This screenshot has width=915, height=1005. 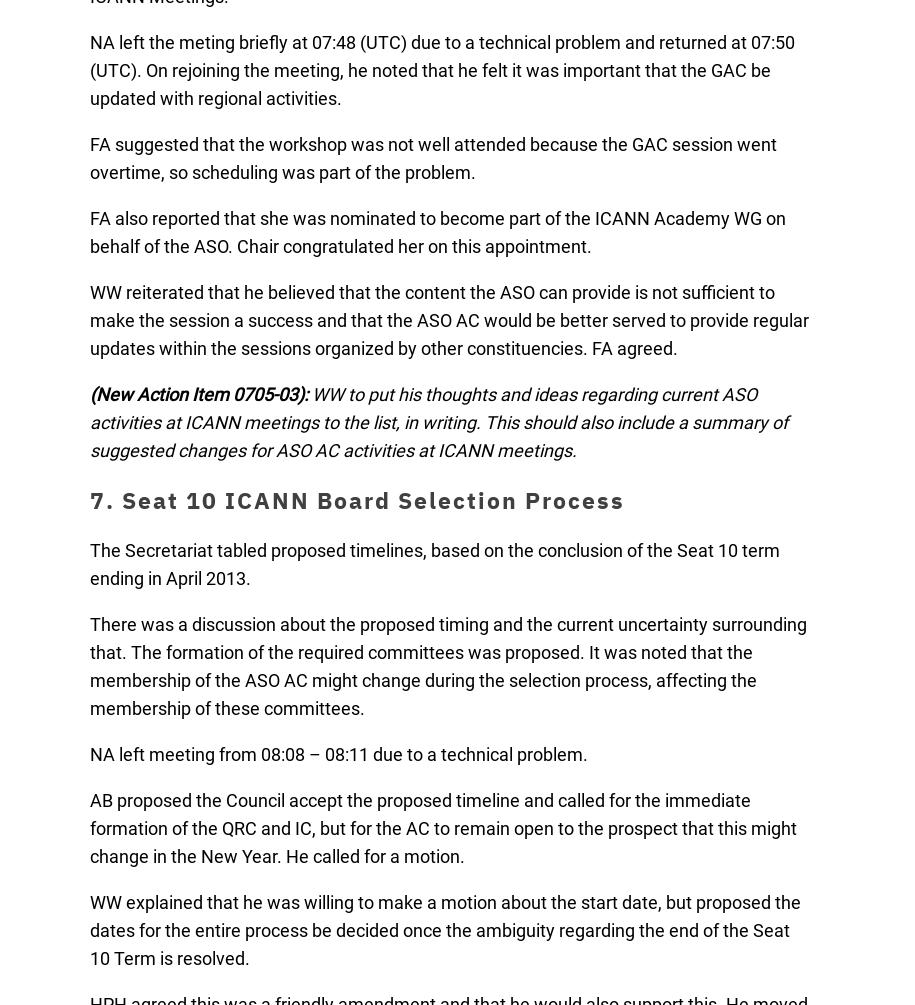 What do you see at coordinates (434, 563) in the screenshot?
I see `'The Secretariat tabled proposed timelines, based on the conclusion of the Seat 10 term ending in April 2013.'` at bounding box center [434, 563].